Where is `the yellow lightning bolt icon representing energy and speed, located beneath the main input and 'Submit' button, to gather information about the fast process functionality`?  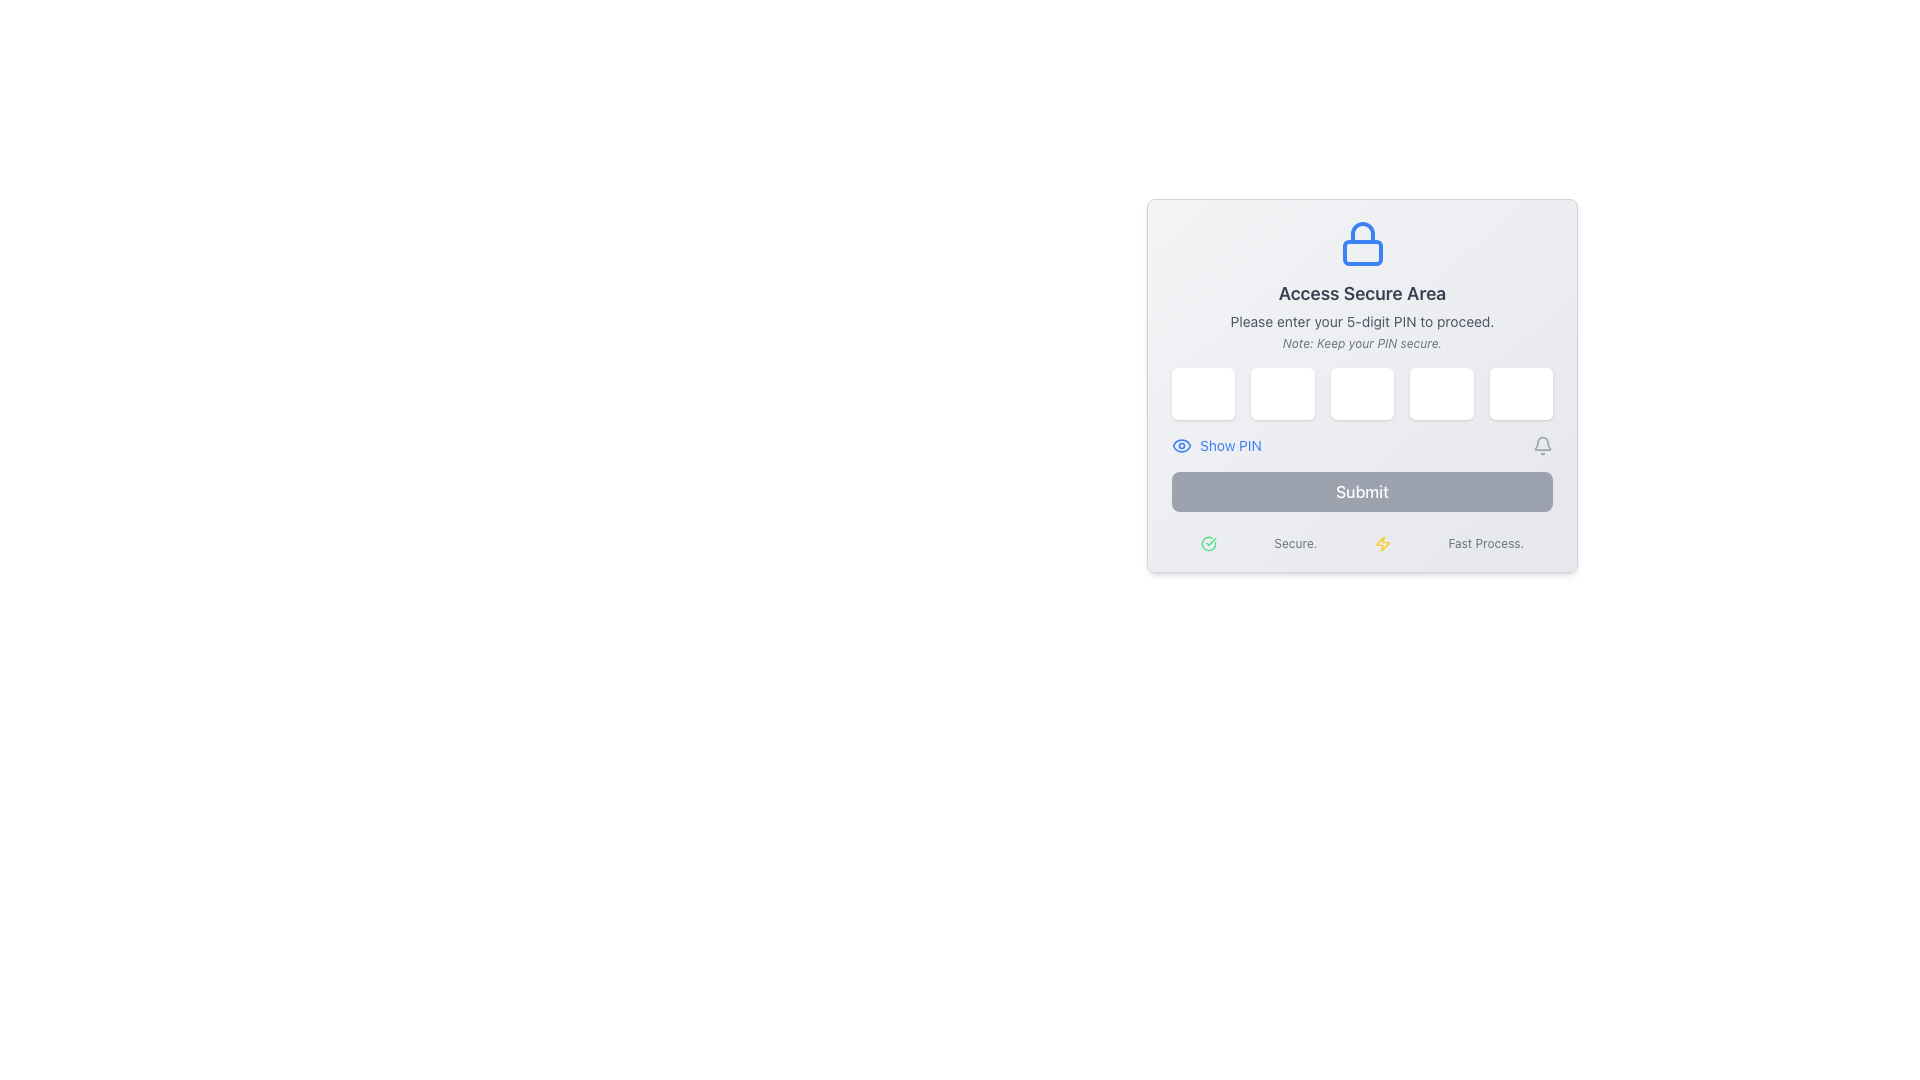
the yellow lightning bolt icon representing energy and speed, located beneath the main input and 'Submit' button, to gather information about the fast process functionality is located at coordinates (1381, 543).